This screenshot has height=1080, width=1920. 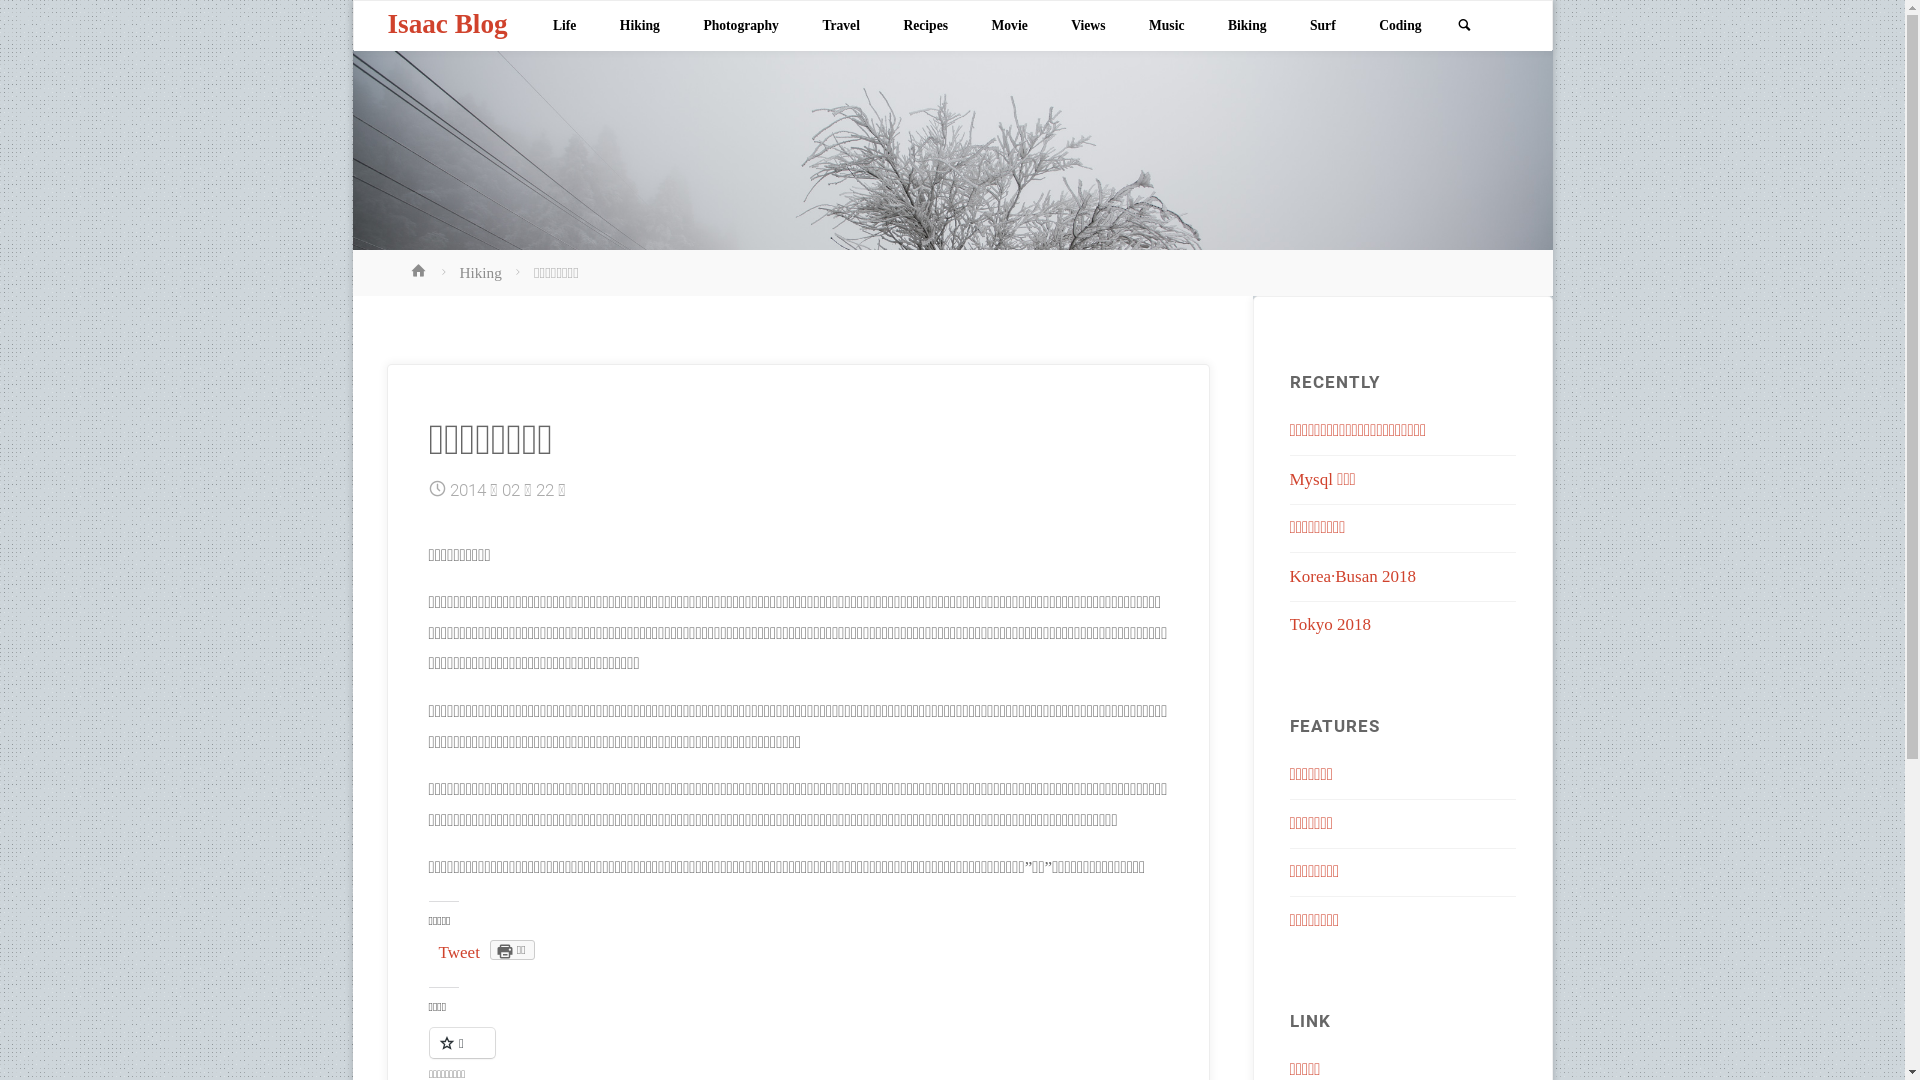 What do you see at coordinates (1204, 26) in the screenshot?
I see `'Biking'` at bounding box center [1204, 26].